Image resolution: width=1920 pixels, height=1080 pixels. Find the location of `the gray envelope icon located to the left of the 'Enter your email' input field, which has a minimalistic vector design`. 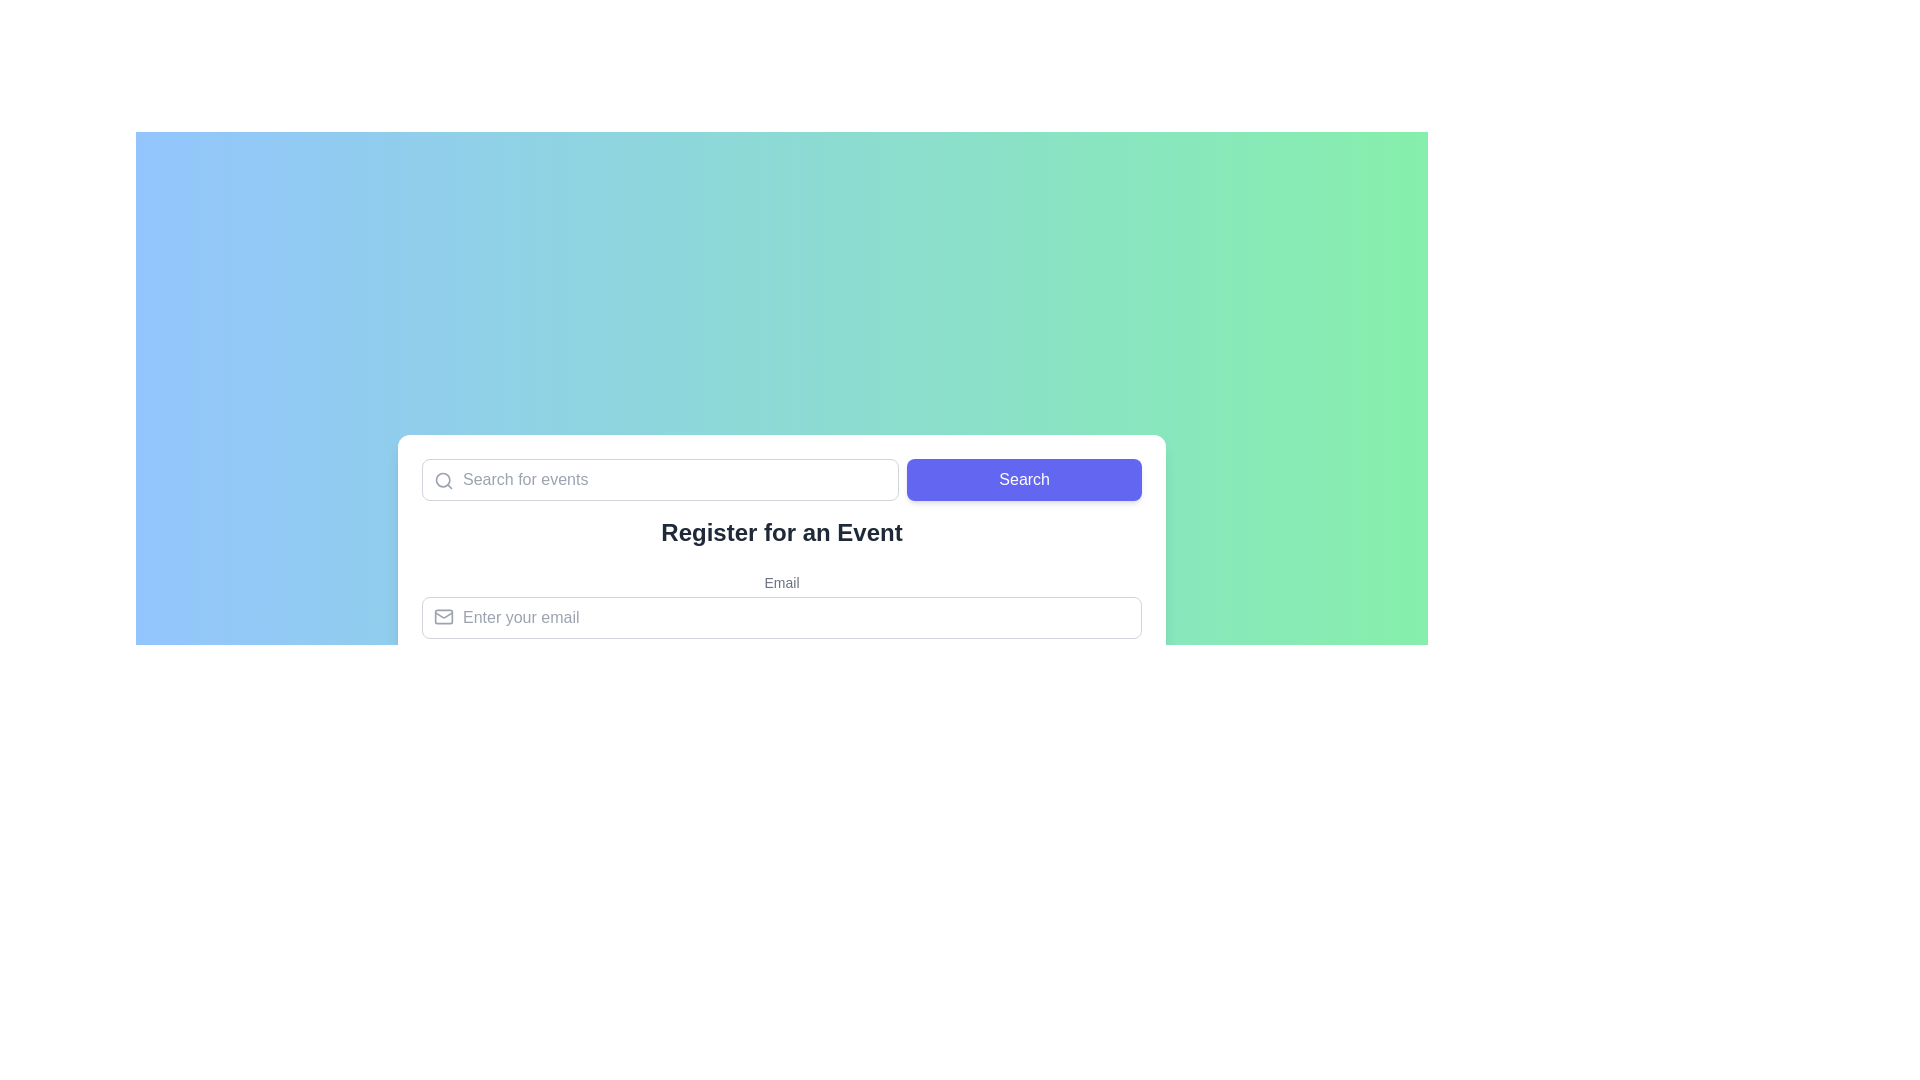

the gray envelope icon located to the left of the 'Enter your email' input field, which has a minimalistic vector design is located at coordinates (443, 616).